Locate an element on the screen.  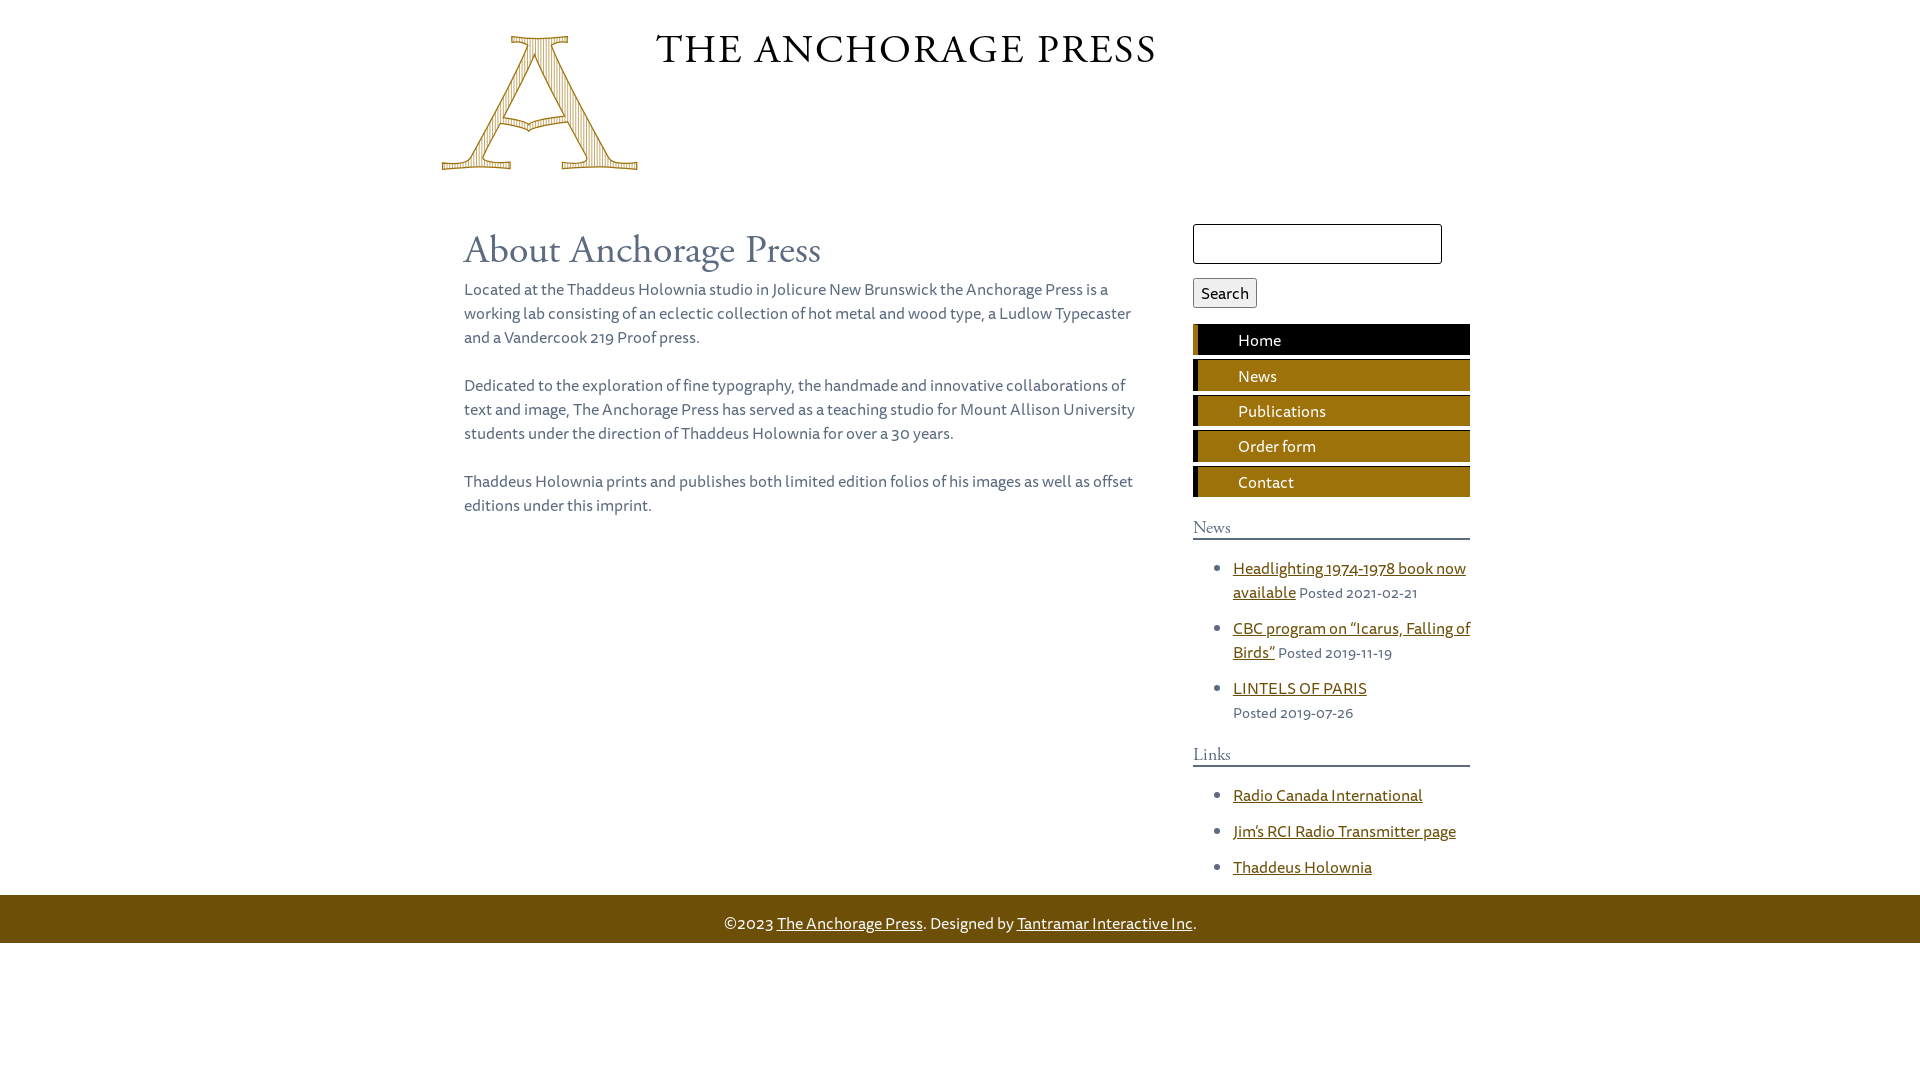
'Home' is located at coordinates (1331, 338).